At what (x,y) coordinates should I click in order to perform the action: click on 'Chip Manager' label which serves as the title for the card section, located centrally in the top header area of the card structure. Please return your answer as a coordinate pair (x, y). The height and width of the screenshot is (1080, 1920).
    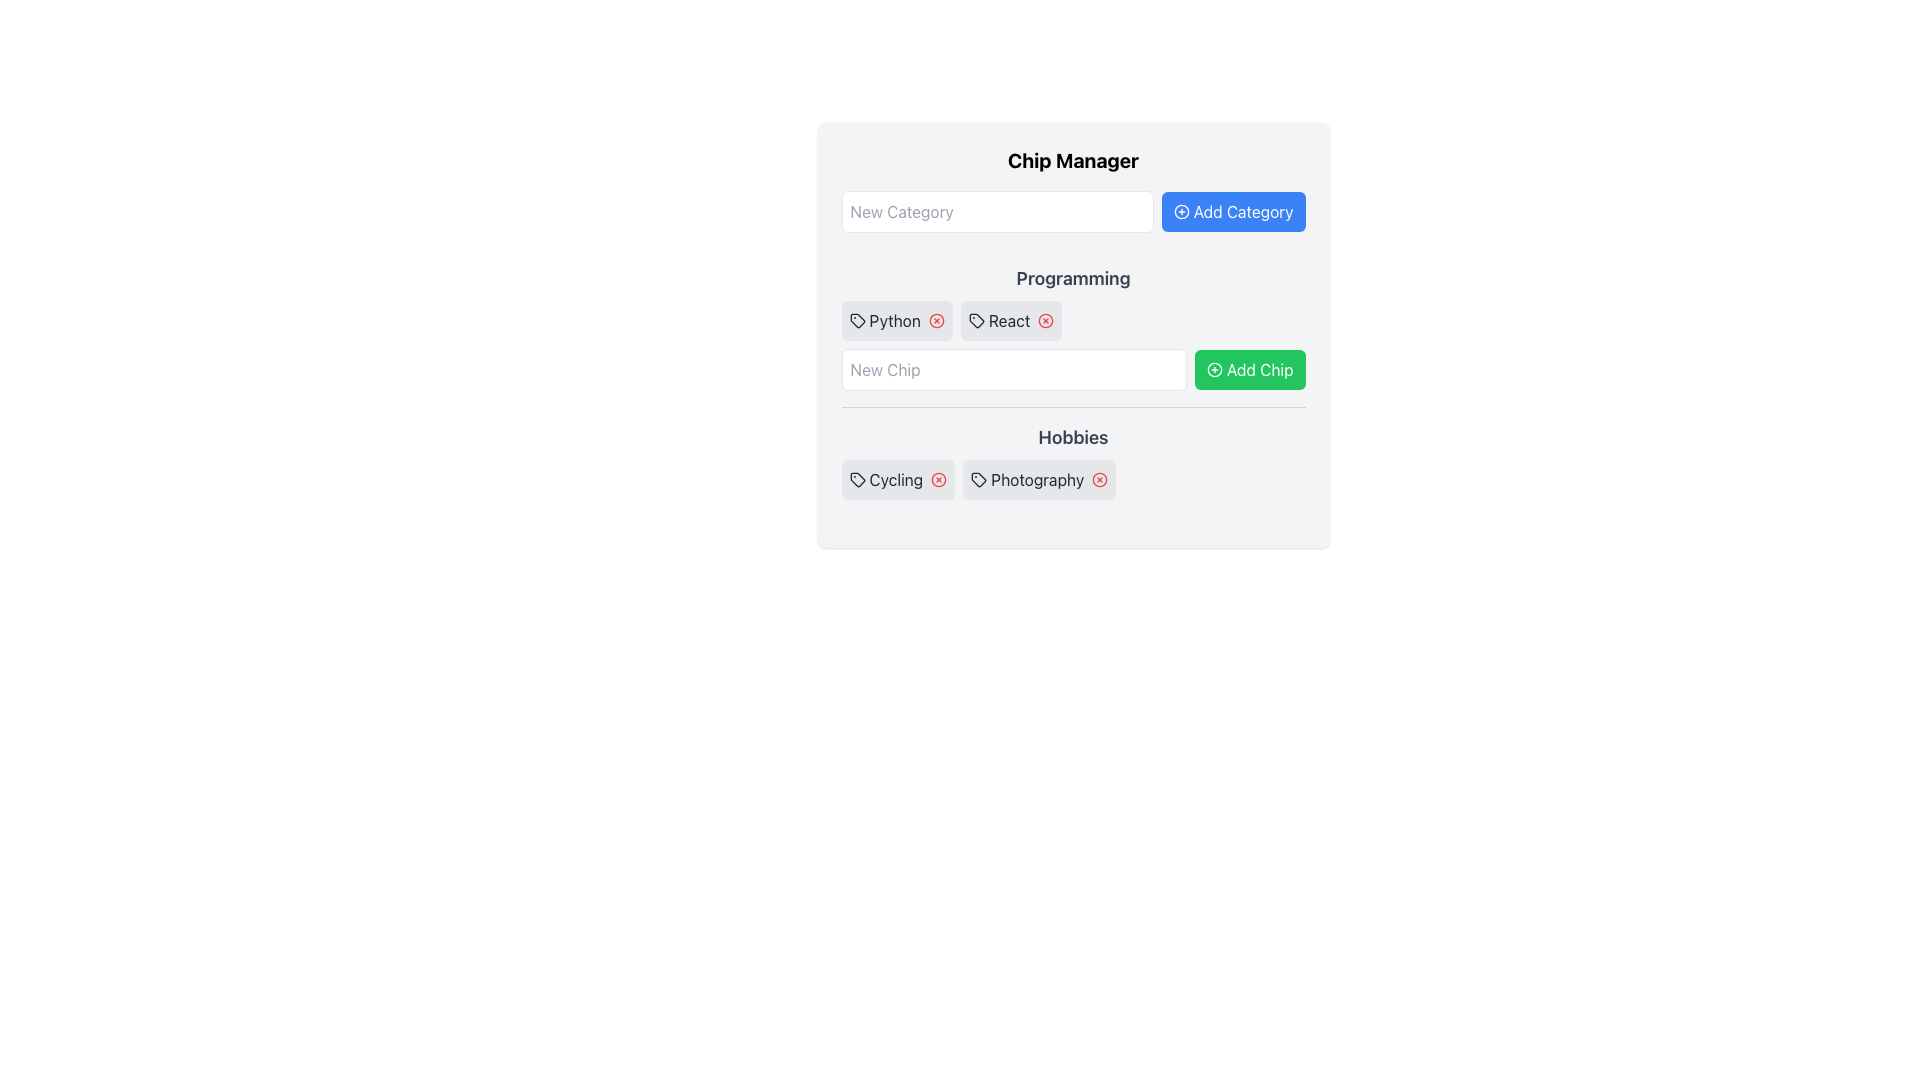
    Looking at the image, I should click on (1072, 160).